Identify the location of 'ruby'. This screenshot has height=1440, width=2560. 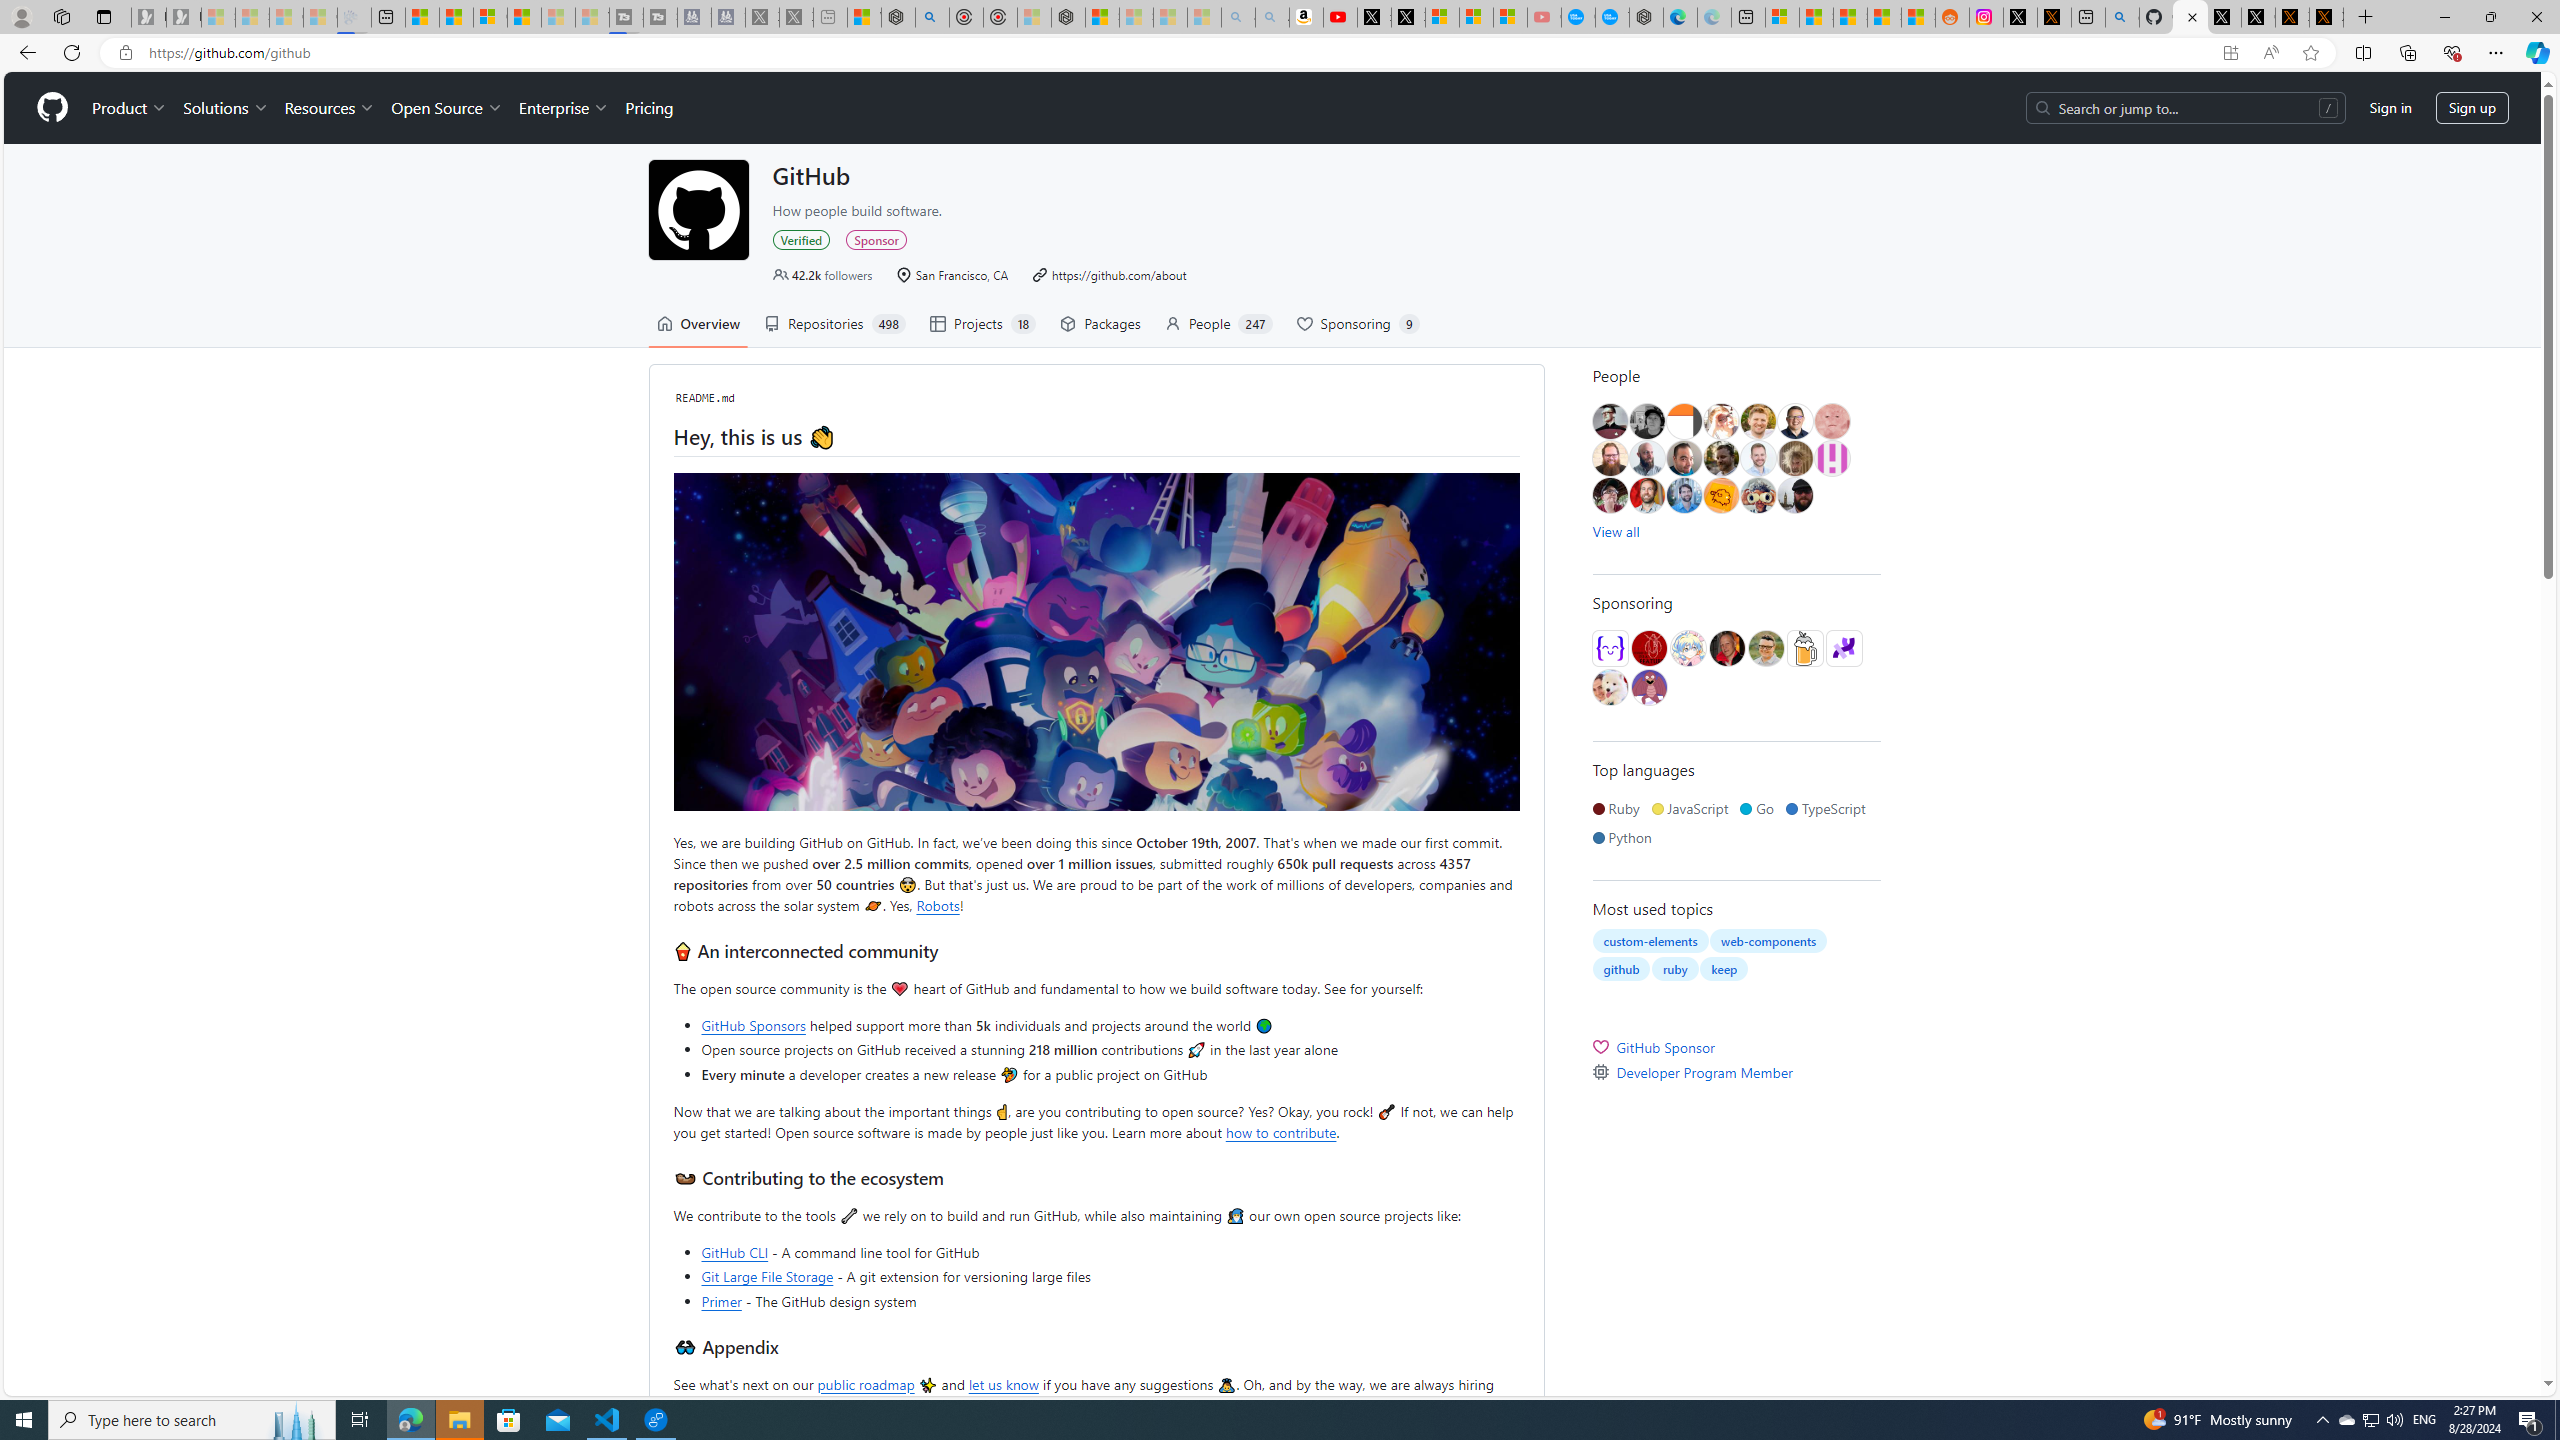
(1675, 968).